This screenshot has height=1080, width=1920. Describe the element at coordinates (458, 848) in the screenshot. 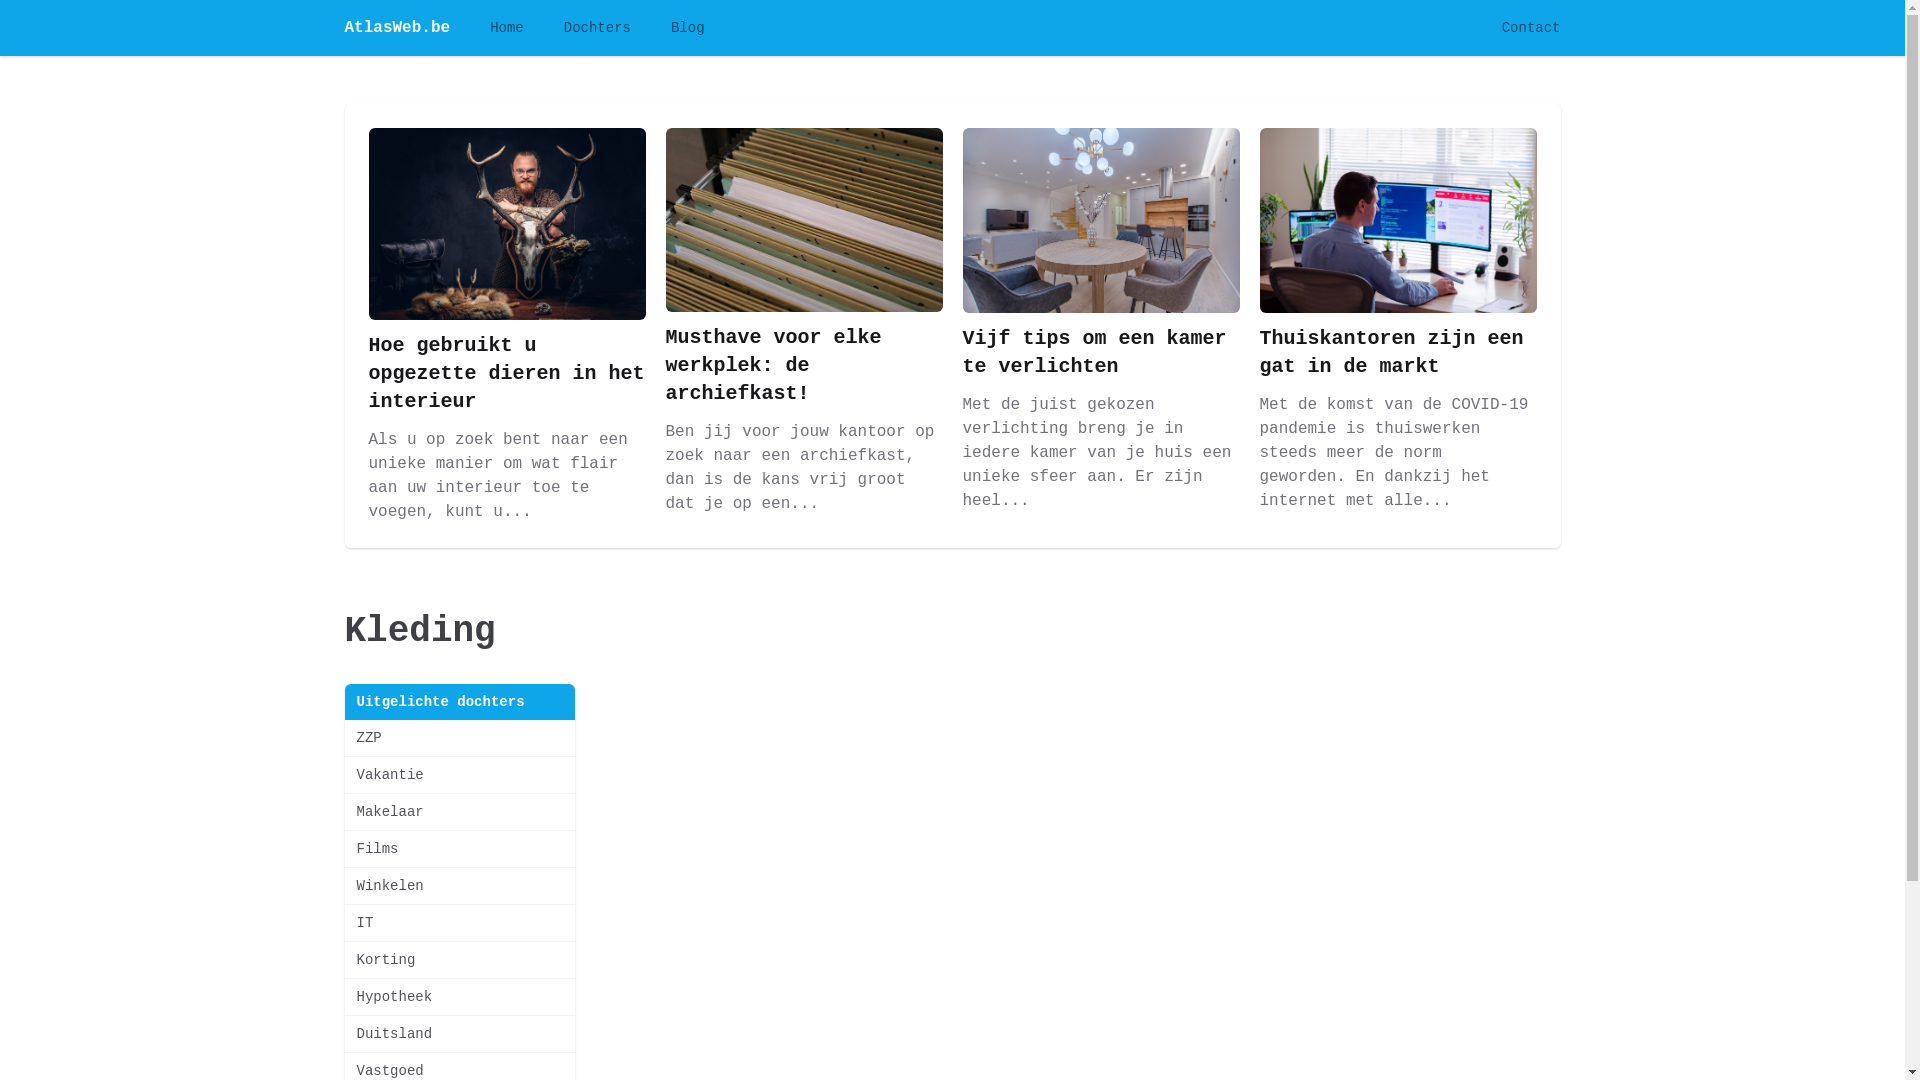

I see `'Films'` at that location.